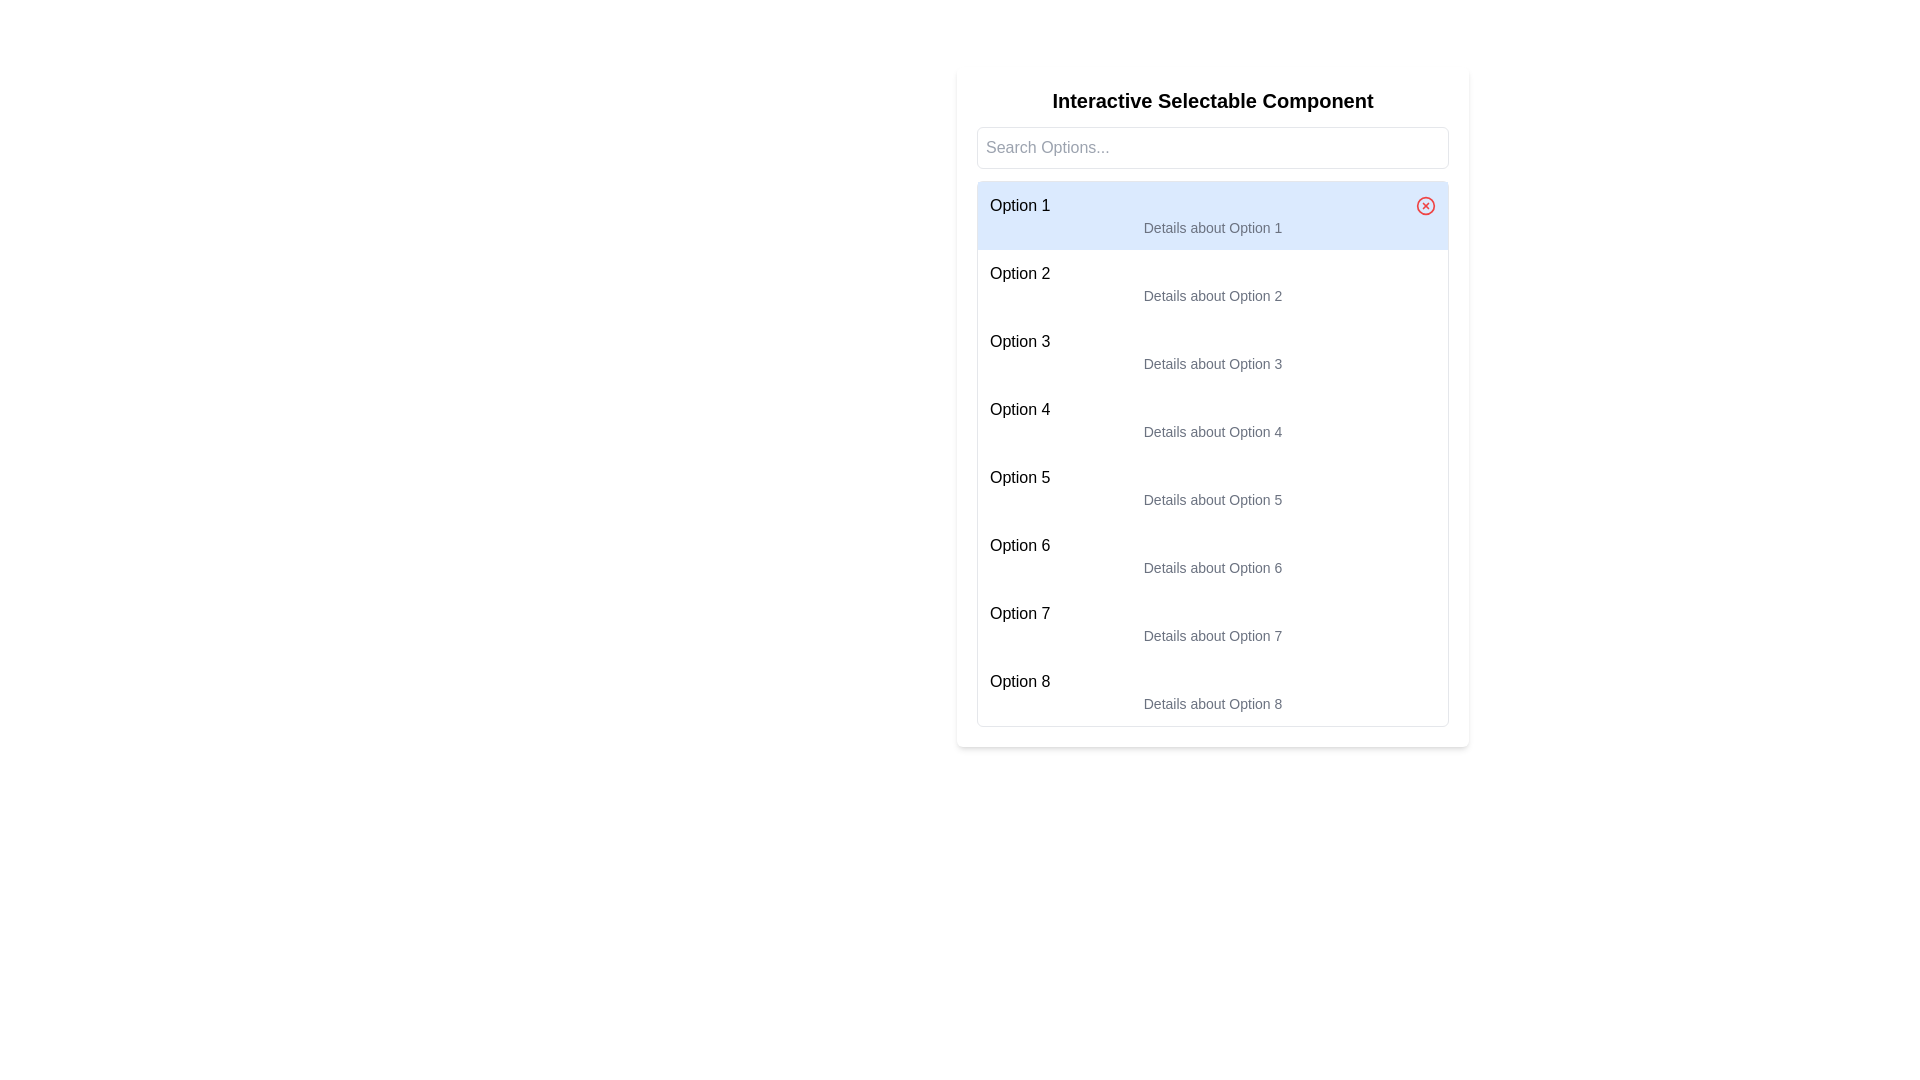 The image size is (1920, 1080). Describe the element at coordinates (1212, 350) in the screenshot. I see `the third item in the vertically aligned list of selectable options` at that location.